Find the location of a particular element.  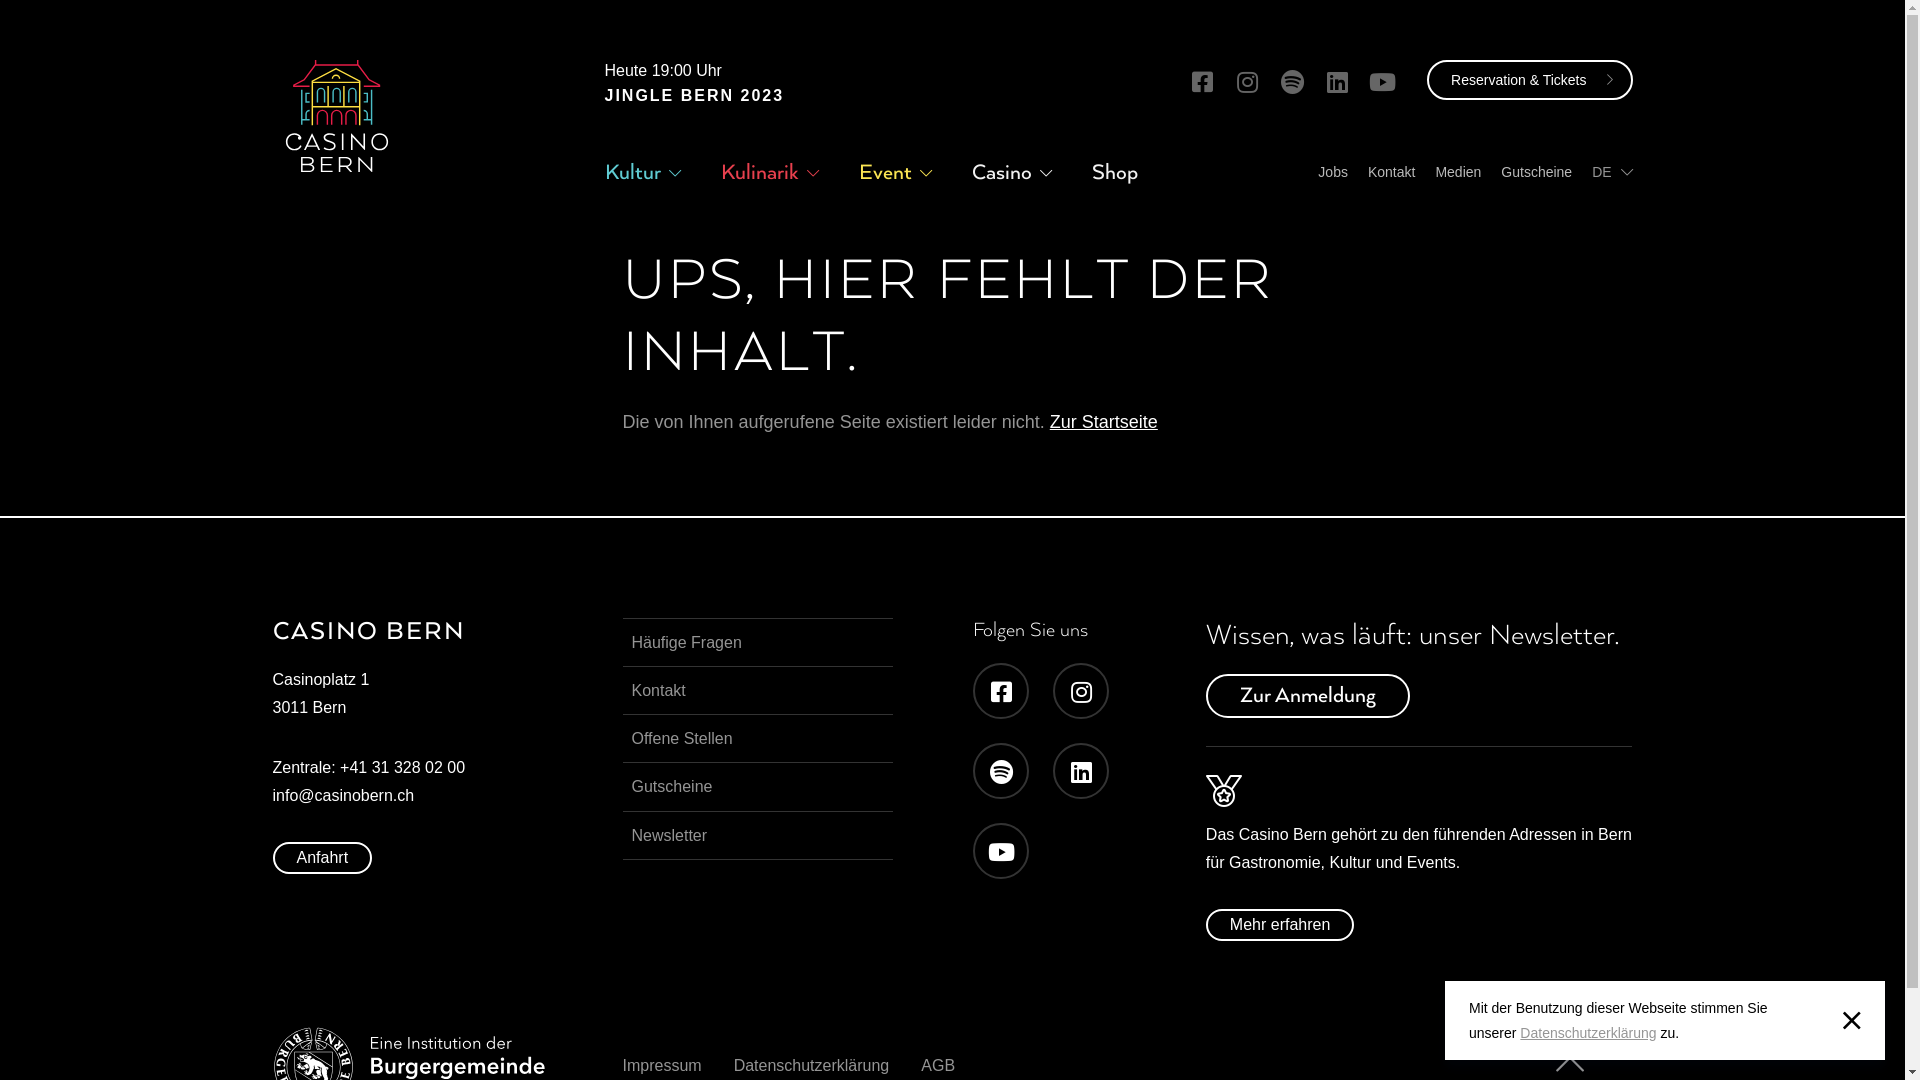

'Zur Anmeldung' is located at coordinates (1308, 694).